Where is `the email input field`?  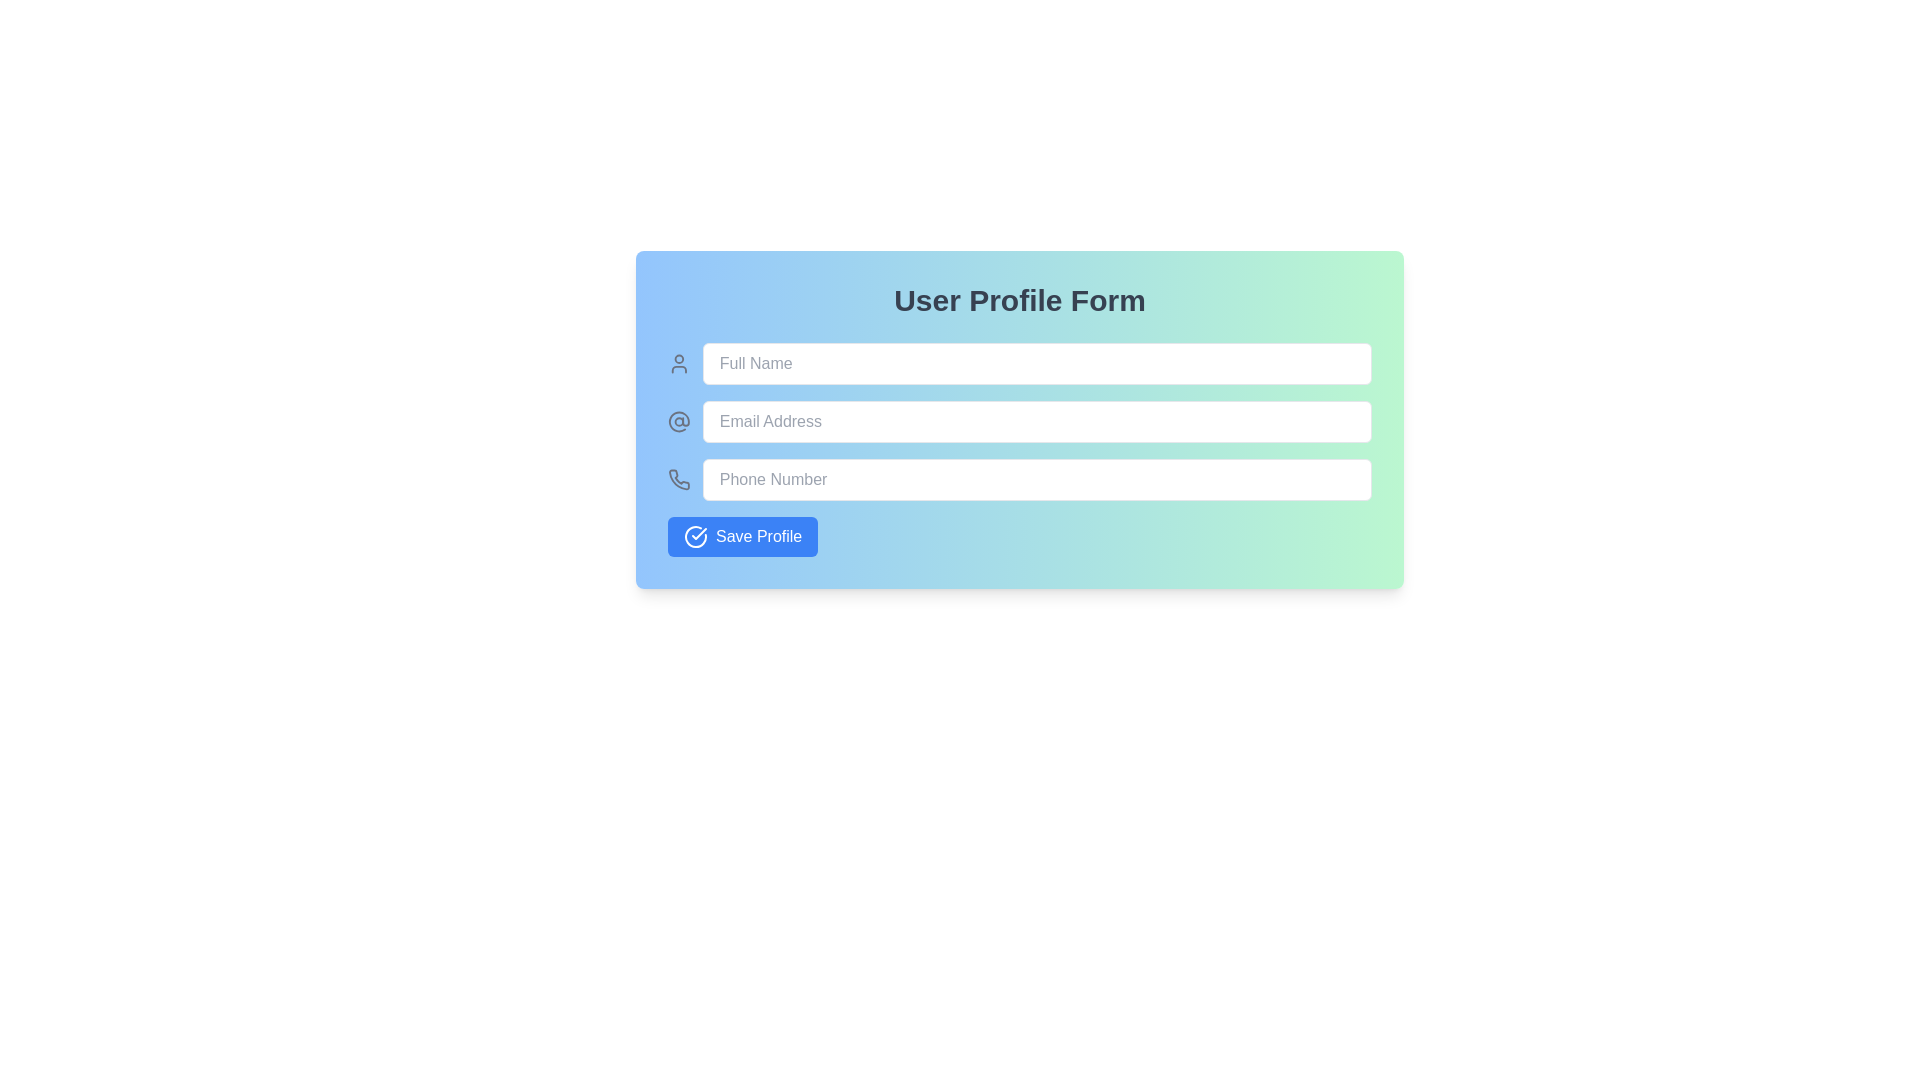 the email input field is located at coordinates (1037, 420).